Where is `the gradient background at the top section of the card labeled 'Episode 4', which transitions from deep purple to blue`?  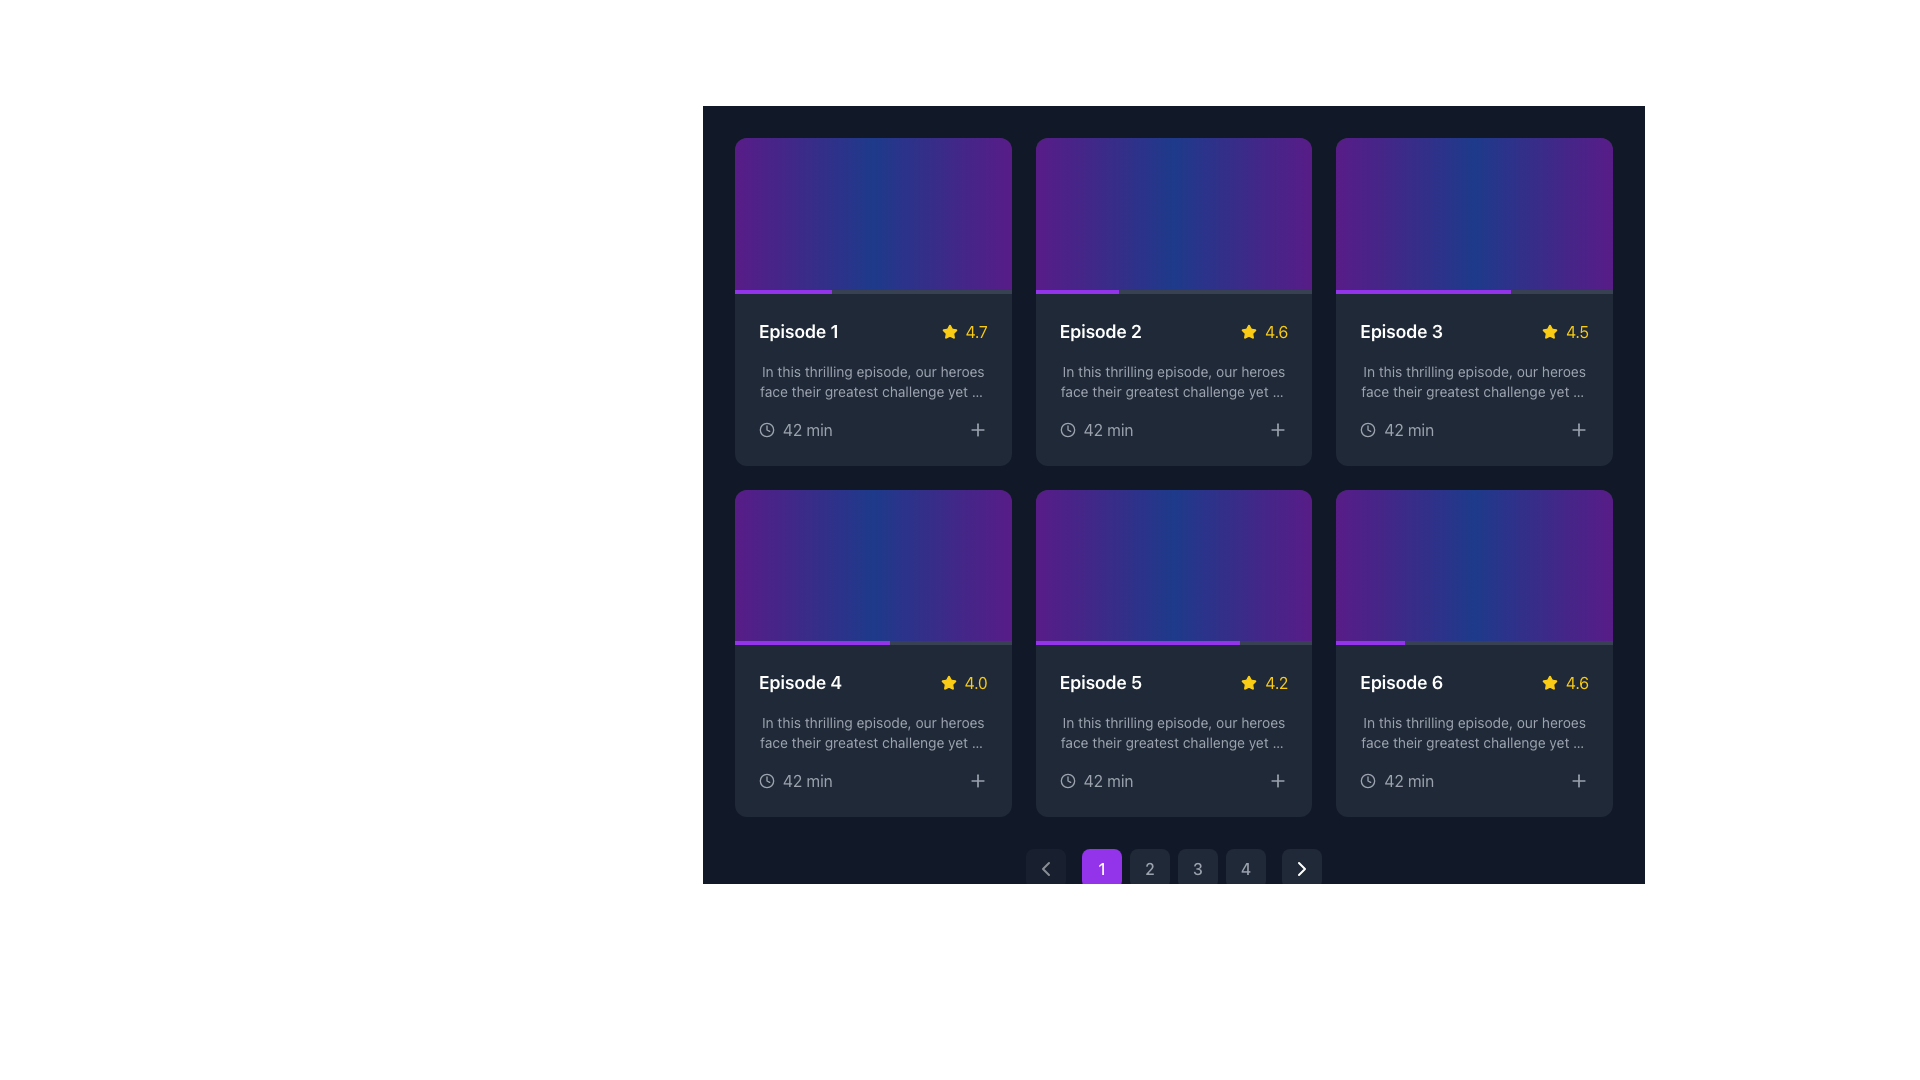
the gradient background at the top section of the card labeled 'Episode 4', which transitions from deep purple to blue is located at coordinates (873, 567).